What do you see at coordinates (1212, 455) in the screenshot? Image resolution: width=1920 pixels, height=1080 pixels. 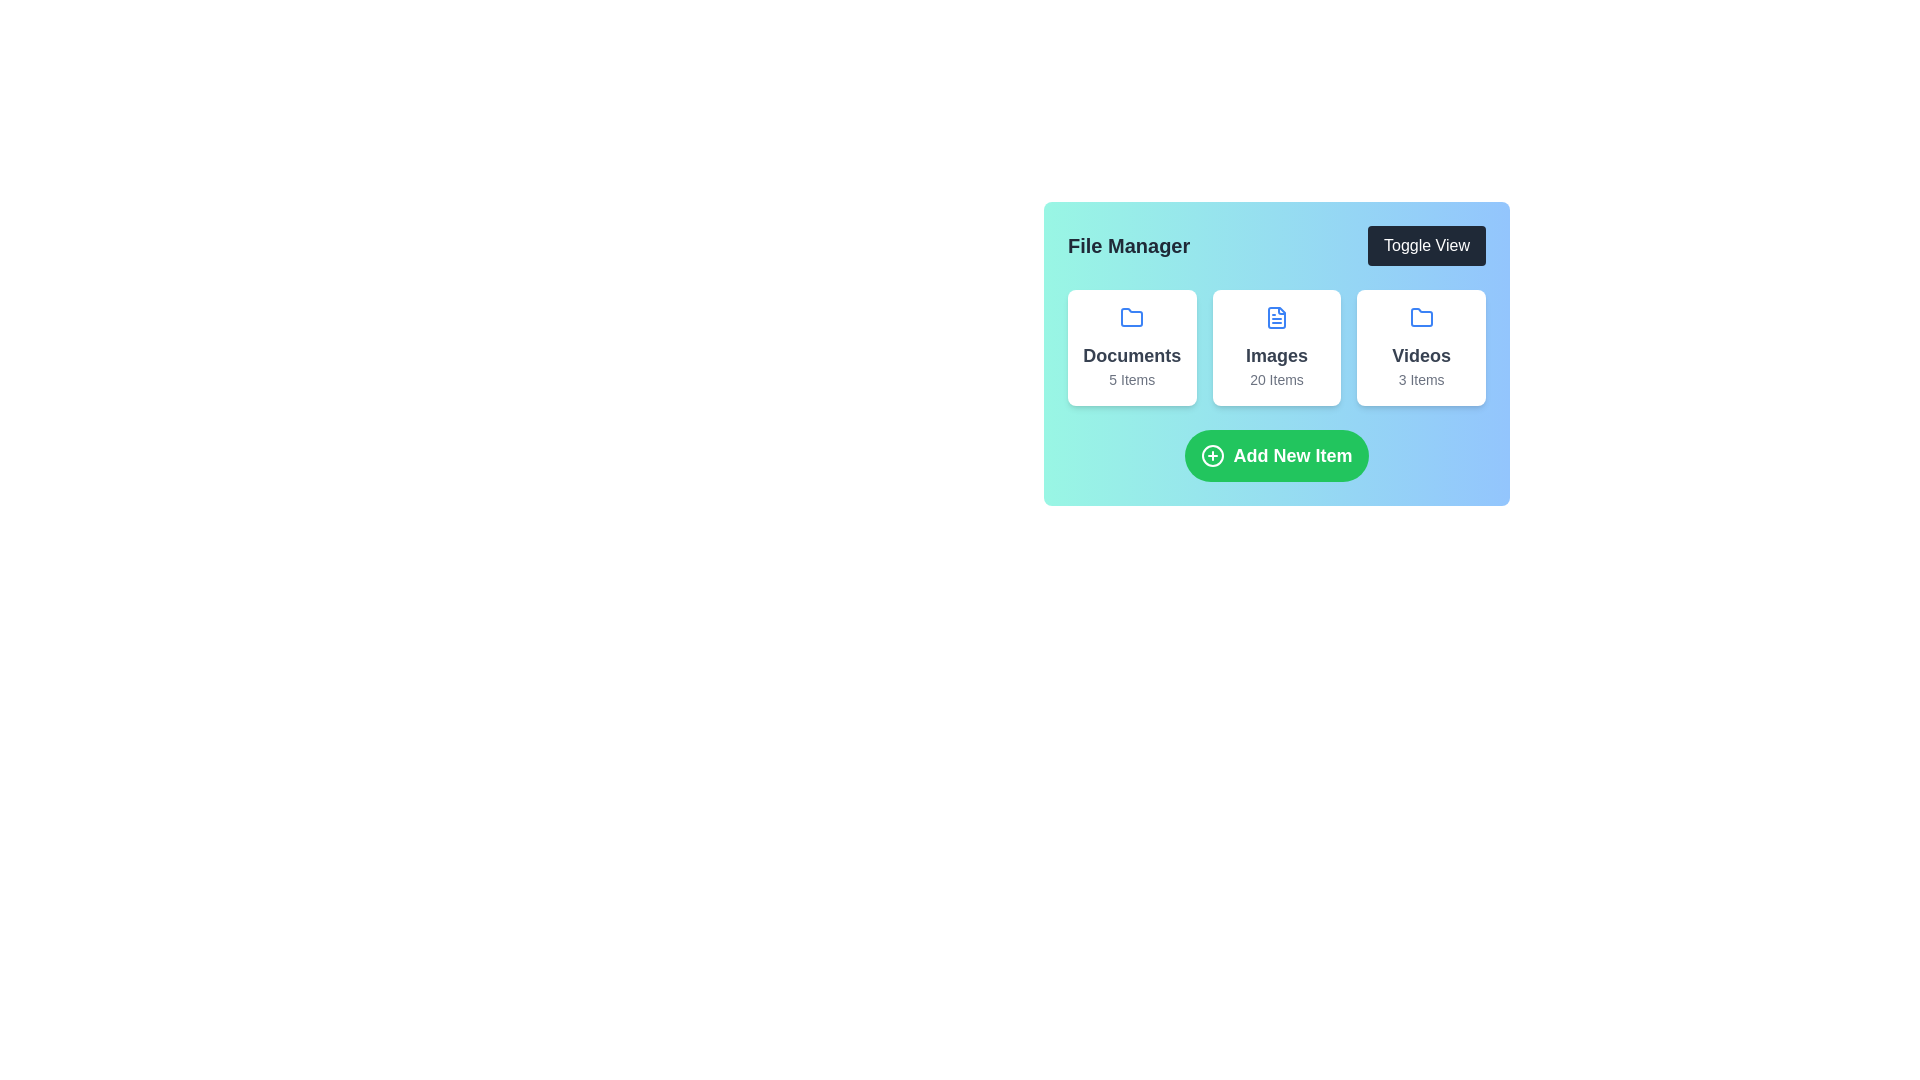 I see `the SVG circle element that is part of the 'Add New Item' button, which indicates its decorative and functional purpose as an icon for adding new items` at bounding box center [1212, 455].